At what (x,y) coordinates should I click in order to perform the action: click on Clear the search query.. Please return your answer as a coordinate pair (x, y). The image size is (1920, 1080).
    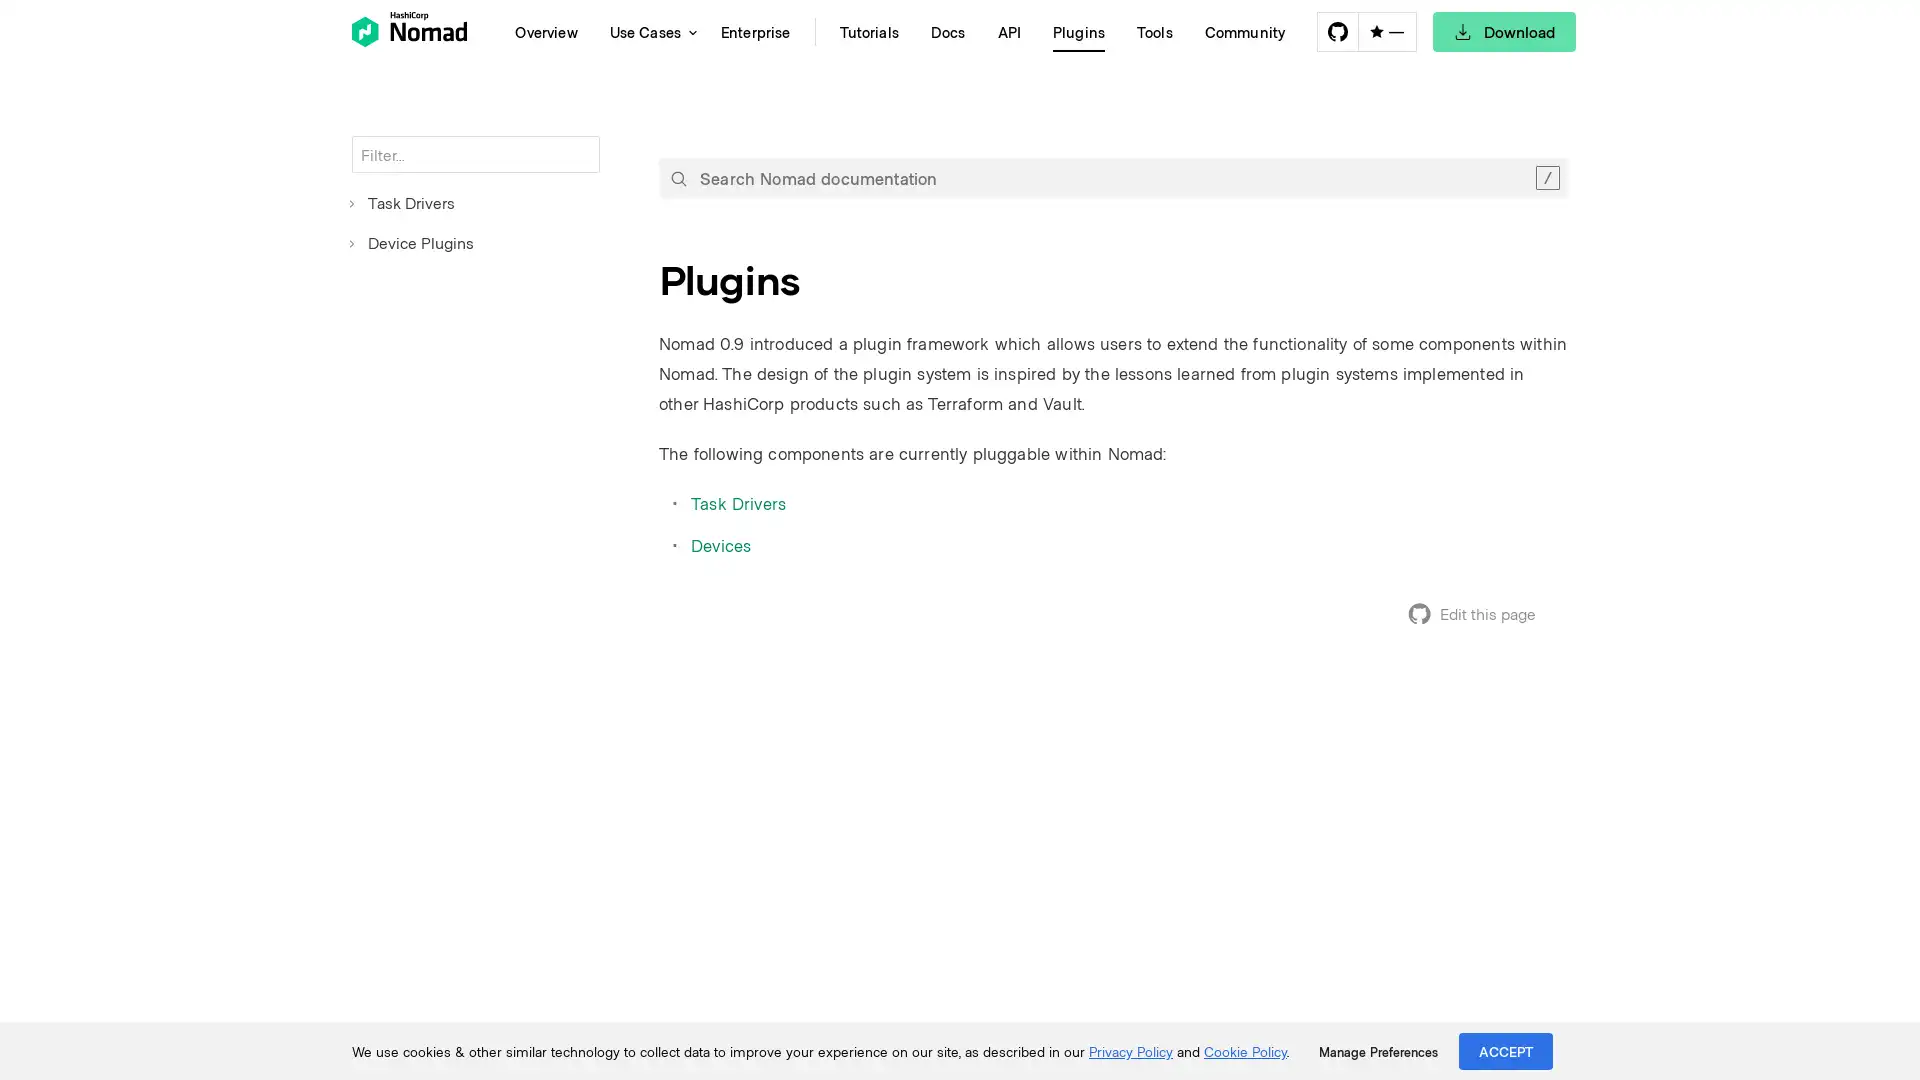
    Looking at the image, I should click on (1546, 176).